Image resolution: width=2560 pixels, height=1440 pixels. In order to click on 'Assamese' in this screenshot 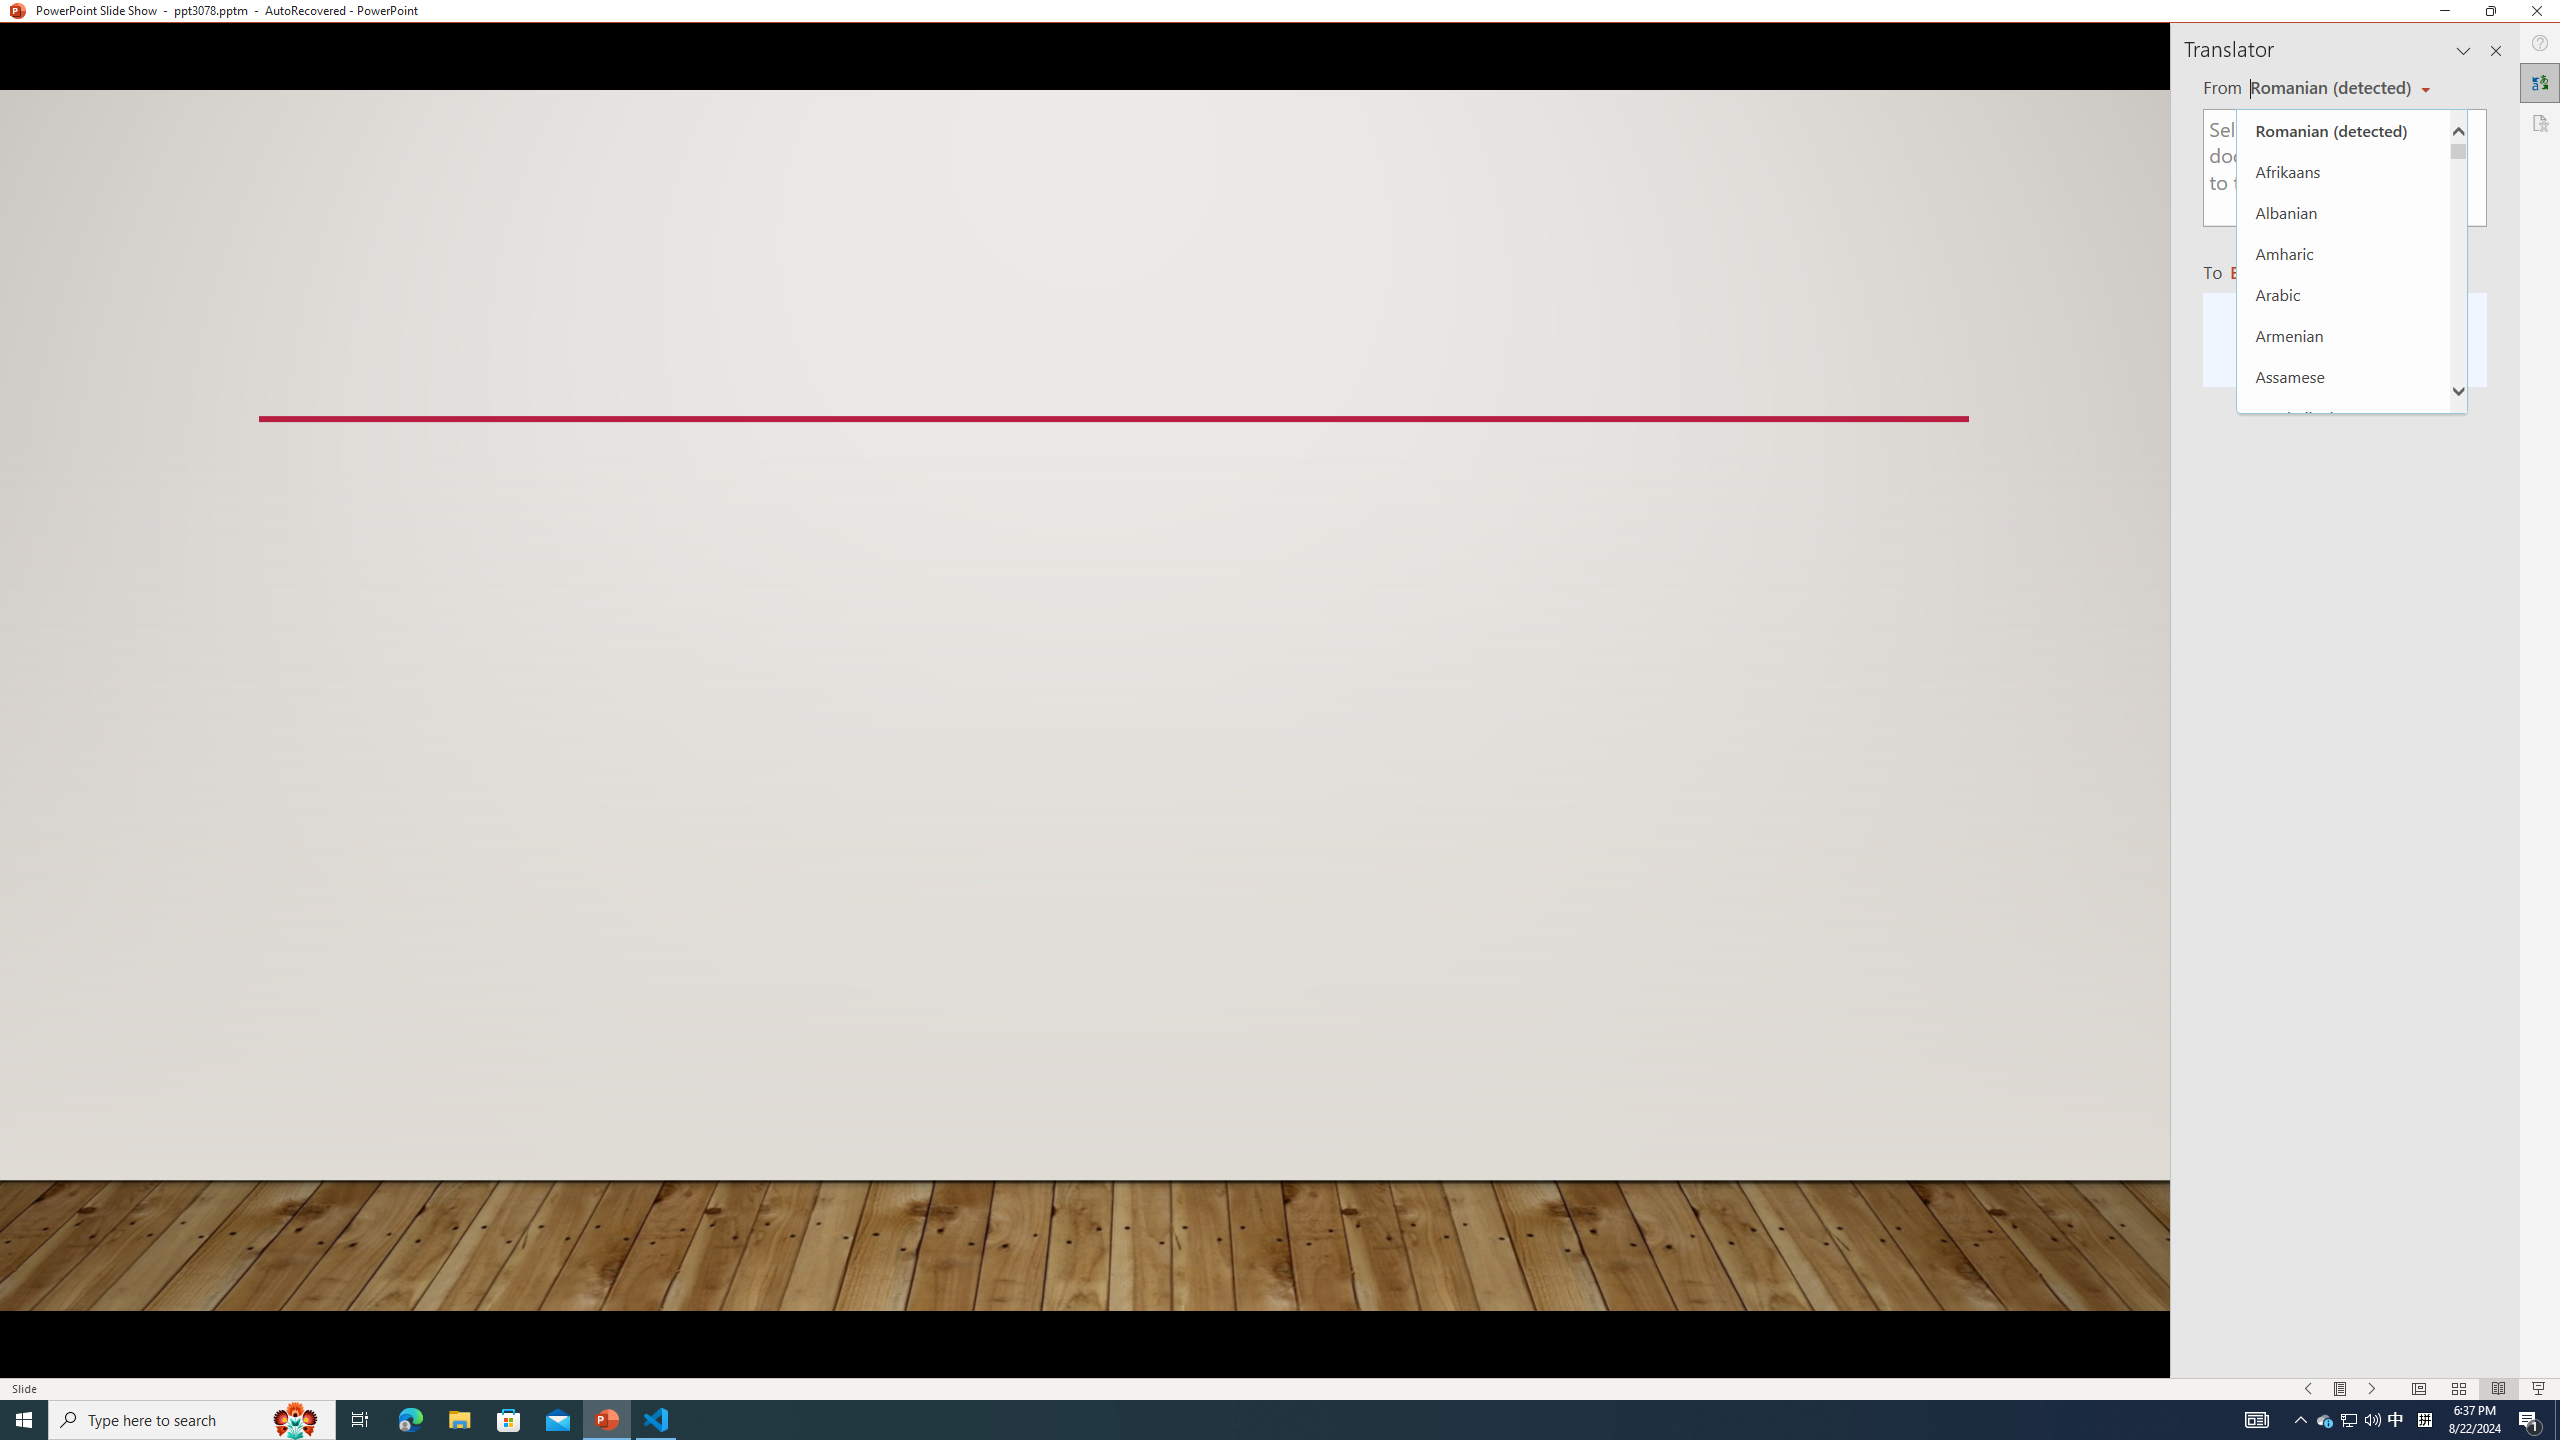, I will do `click(2343, 375)`.